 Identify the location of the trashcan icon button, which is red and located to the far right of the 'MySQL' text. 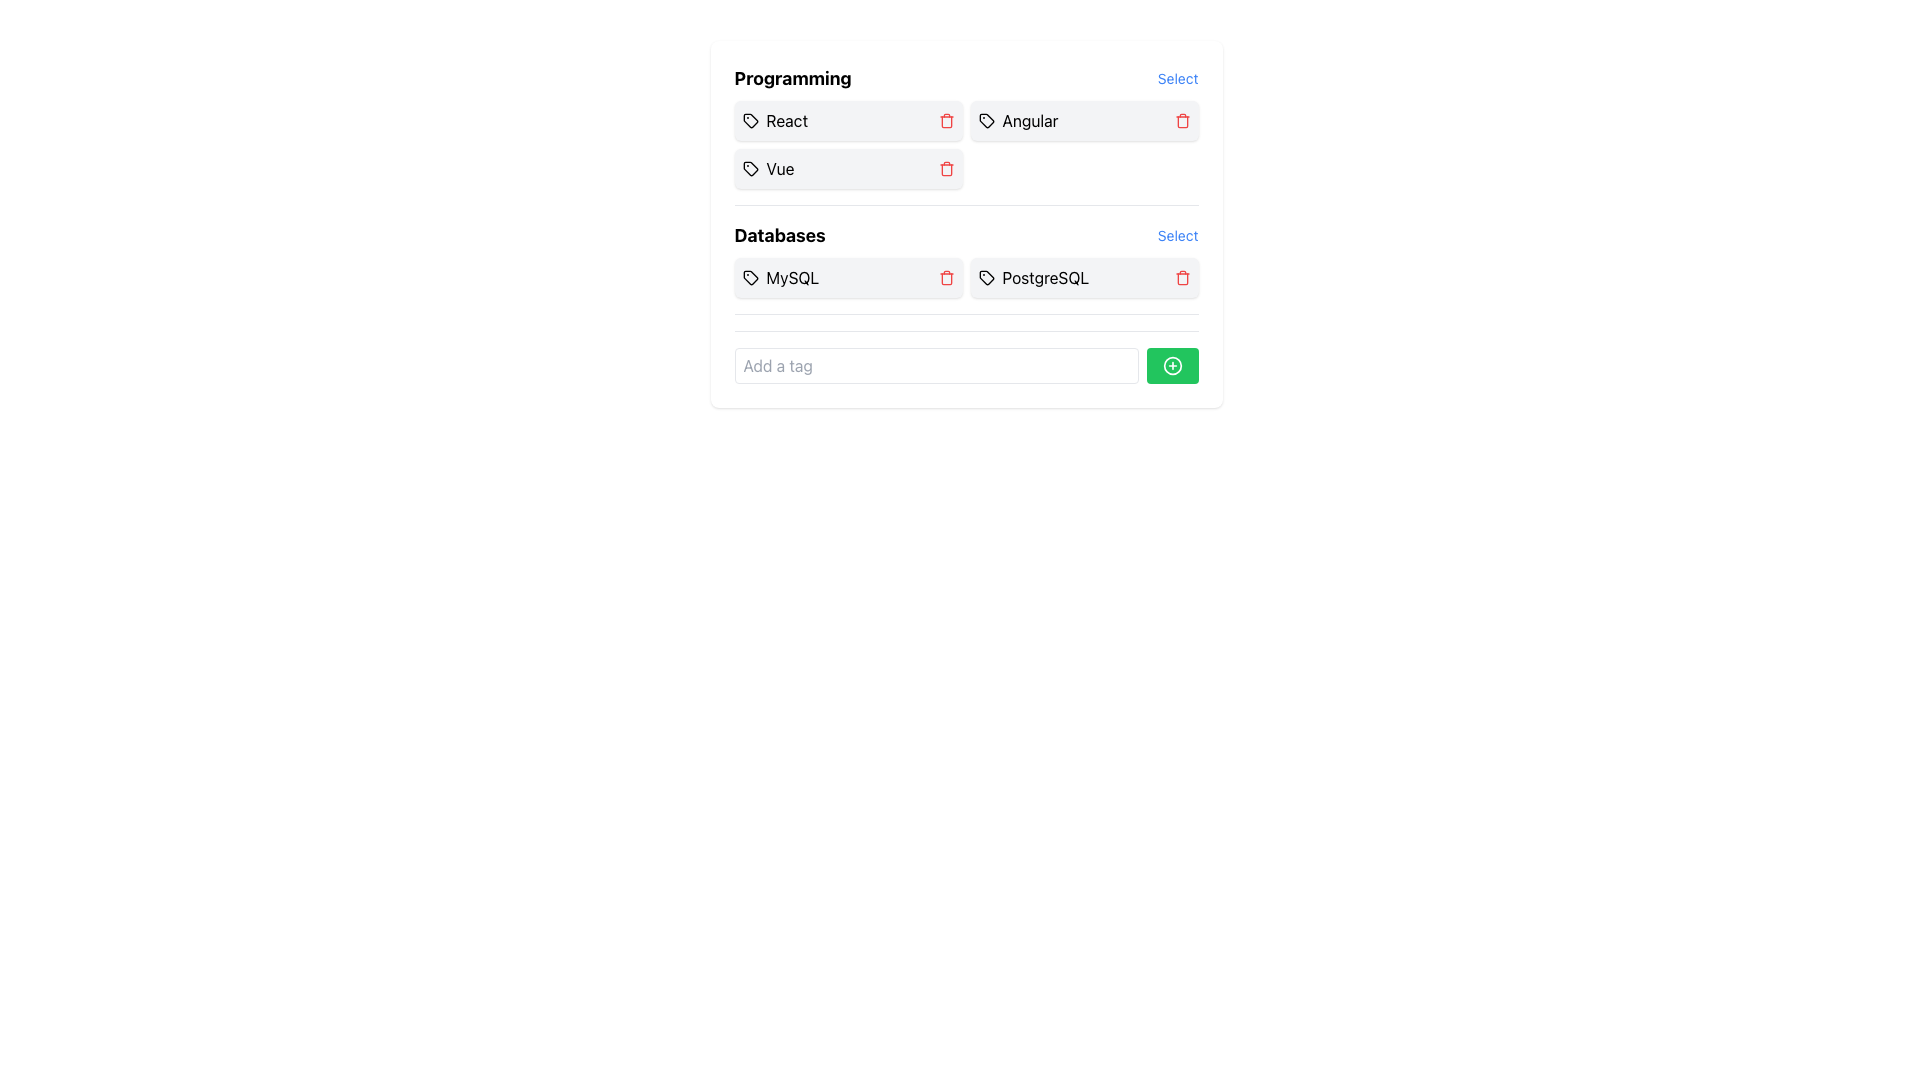
(945, 277).